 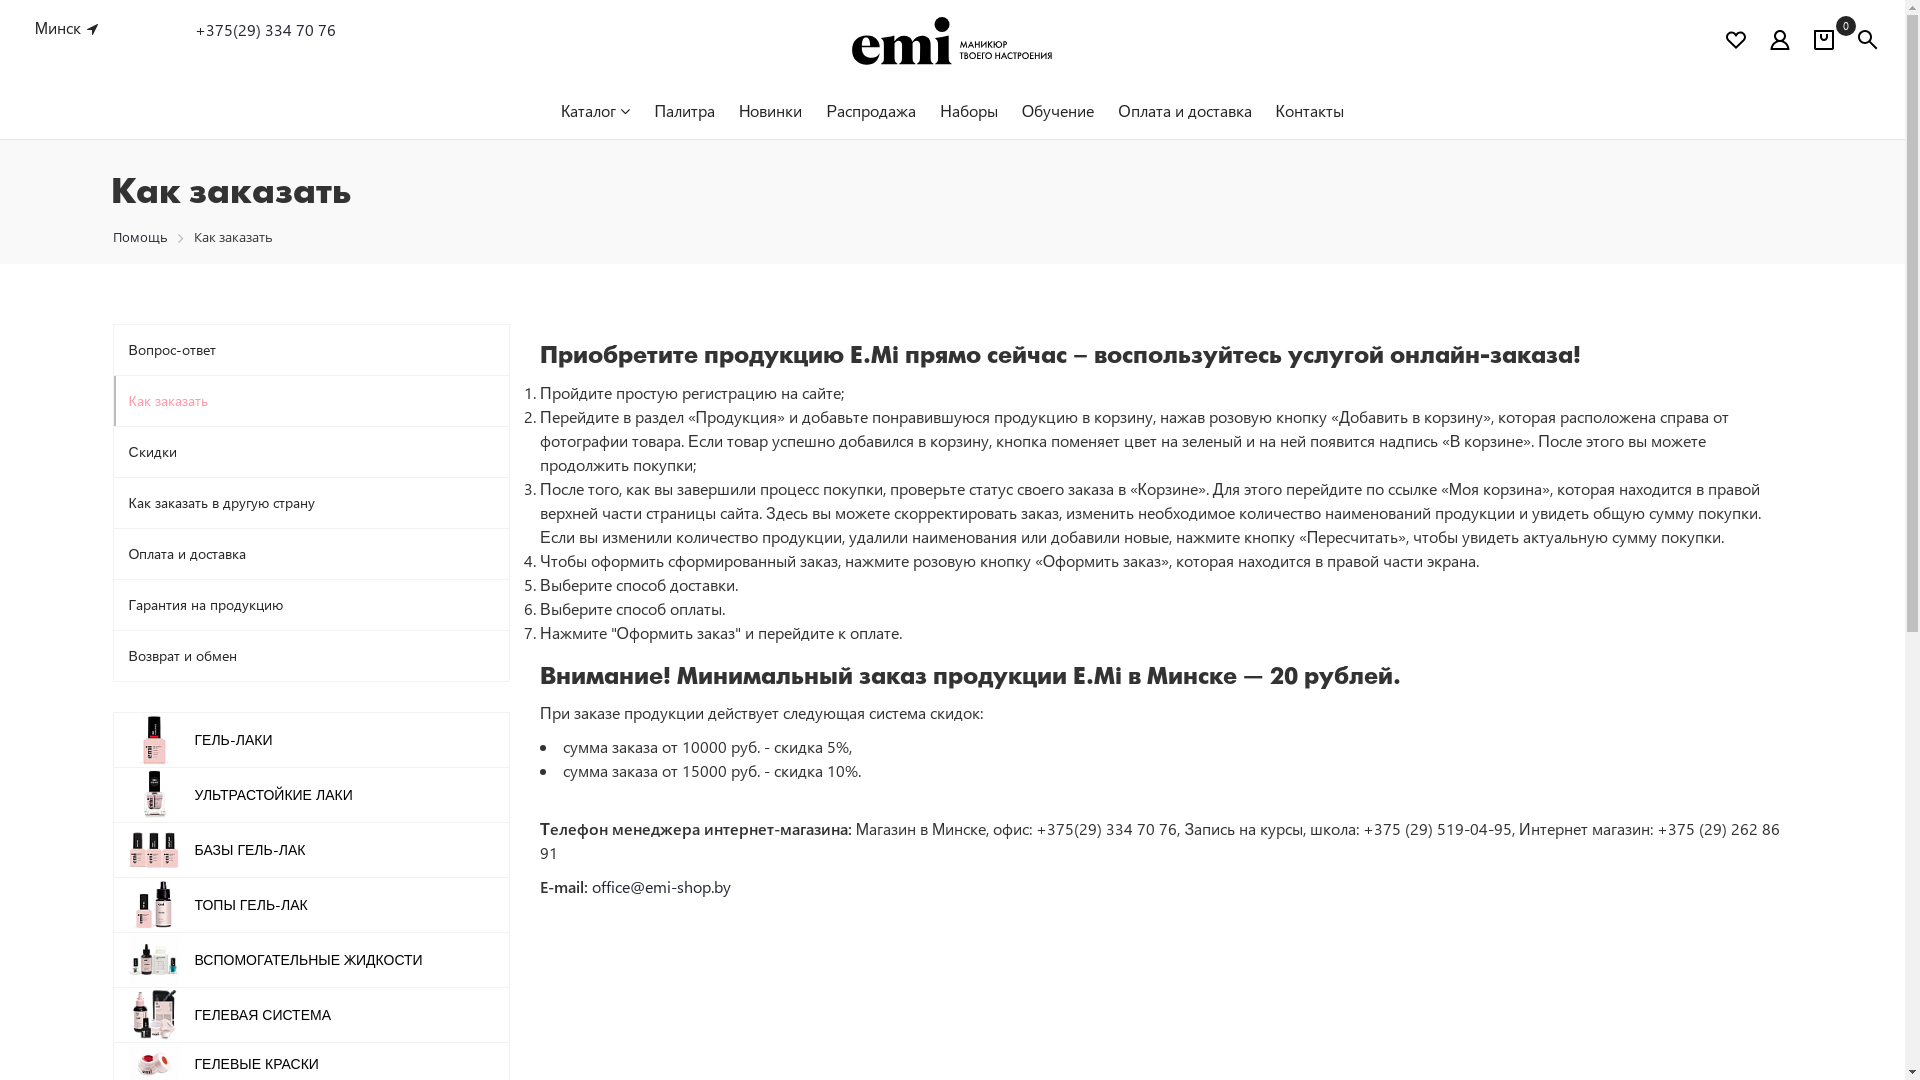 I want to click on '+375(29) 334 70 76', so click(x=195, y=29).